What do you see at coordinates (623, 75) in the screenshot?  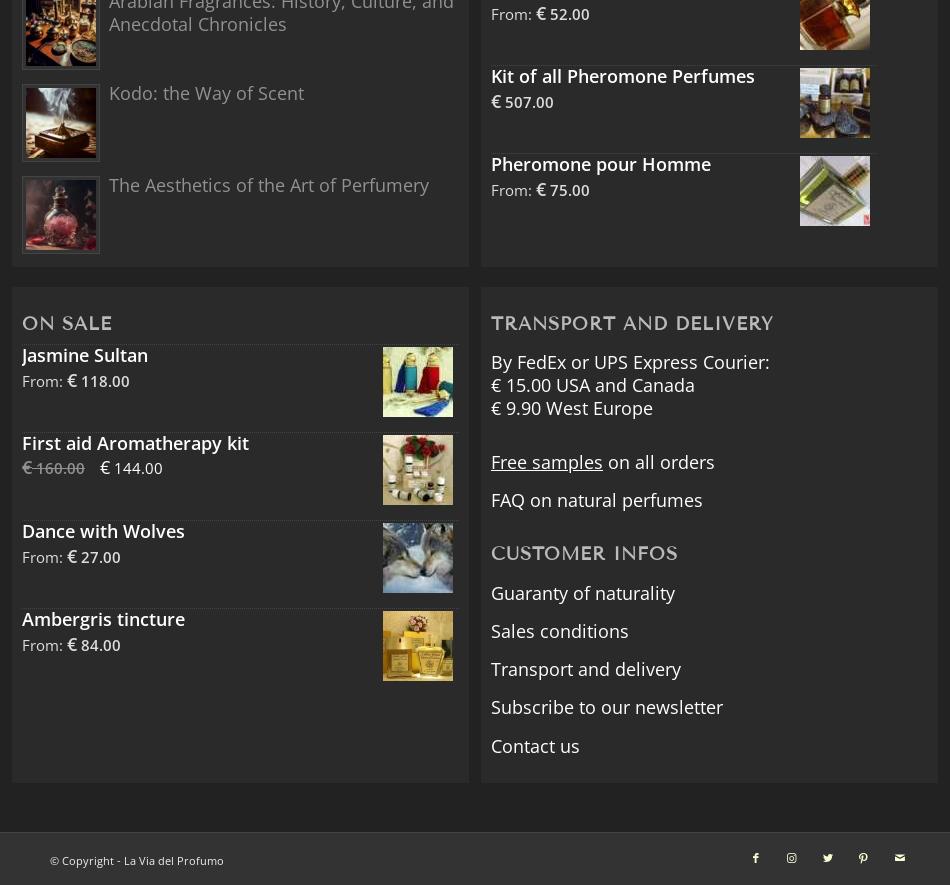 I see `'Kit of all Pheromone Perfumes'` at bounding box center [623, 75].